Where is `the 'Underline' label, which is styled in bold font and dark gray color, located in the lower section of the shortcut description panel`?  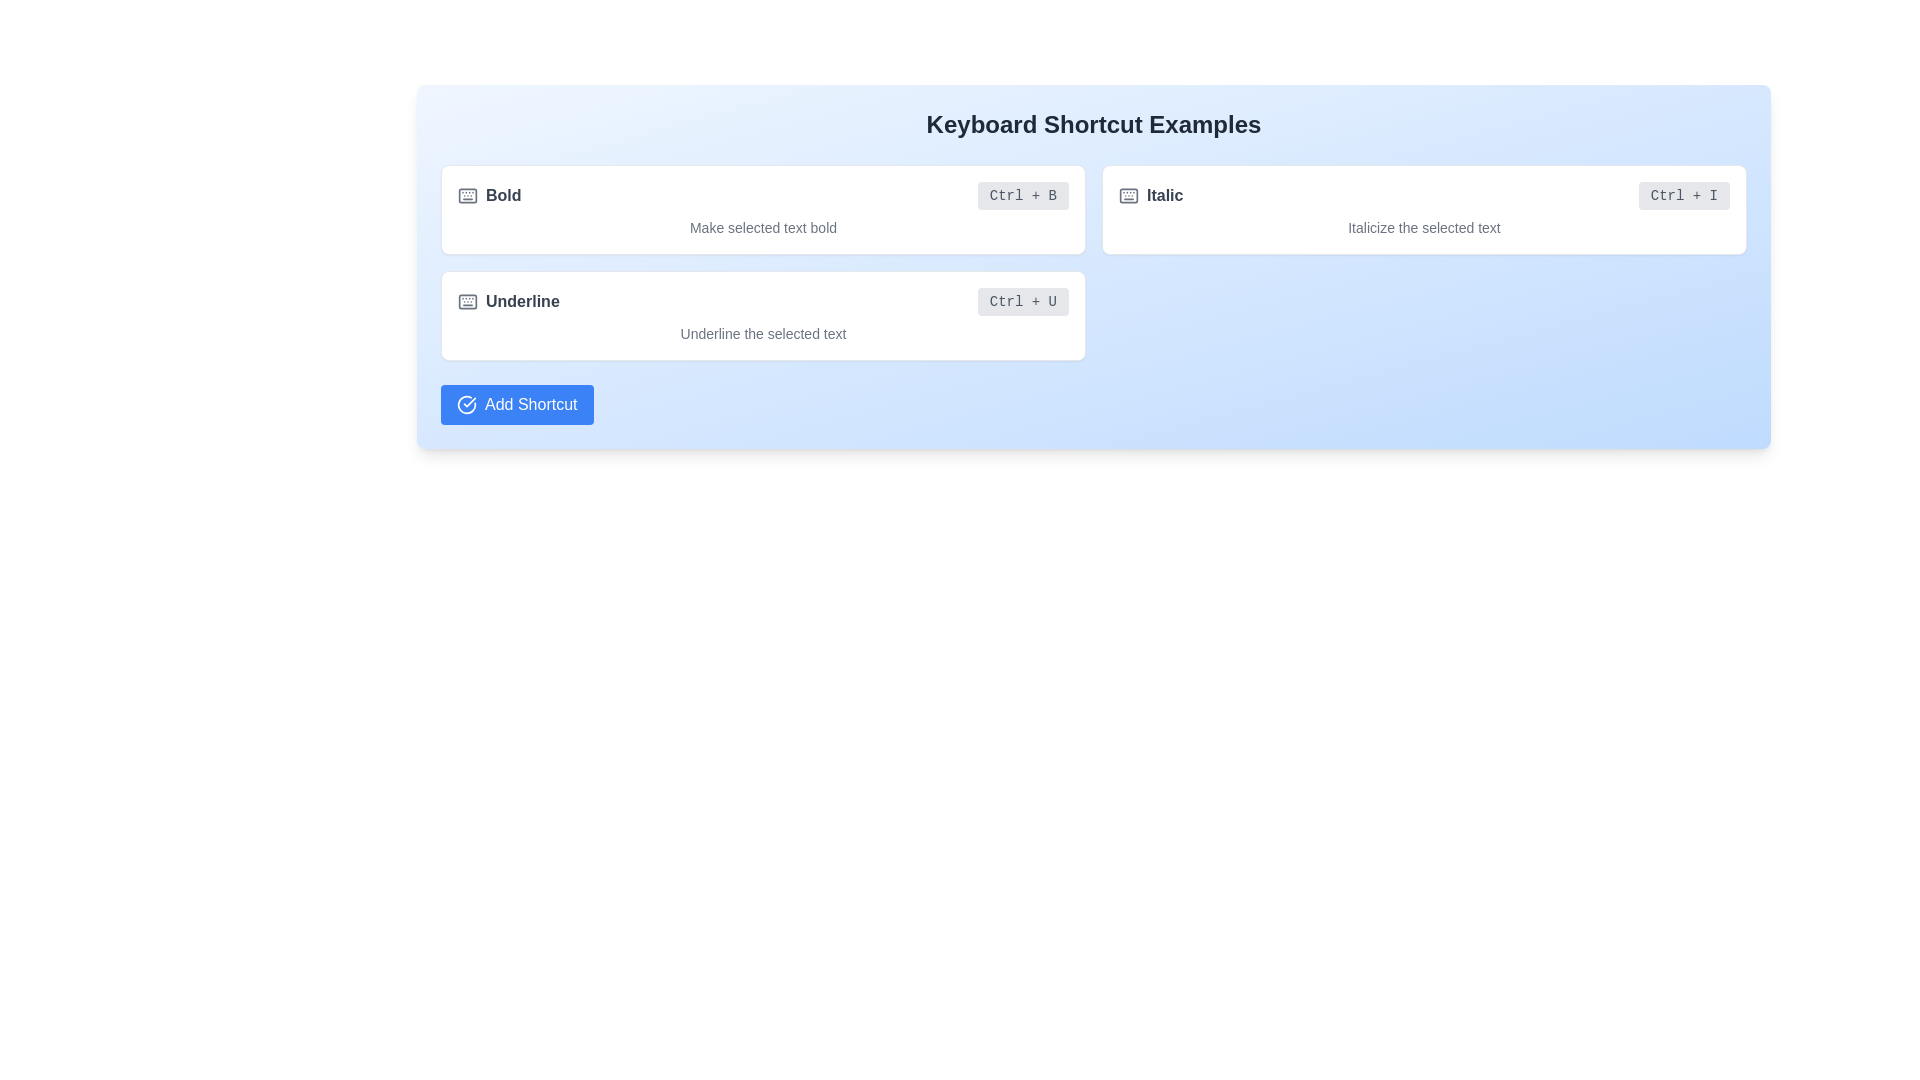 the 'Underline' label, which is styled in bold font and dark gray color, located in the lower section of the shortcut description panel is located at coordinates (522, 301).